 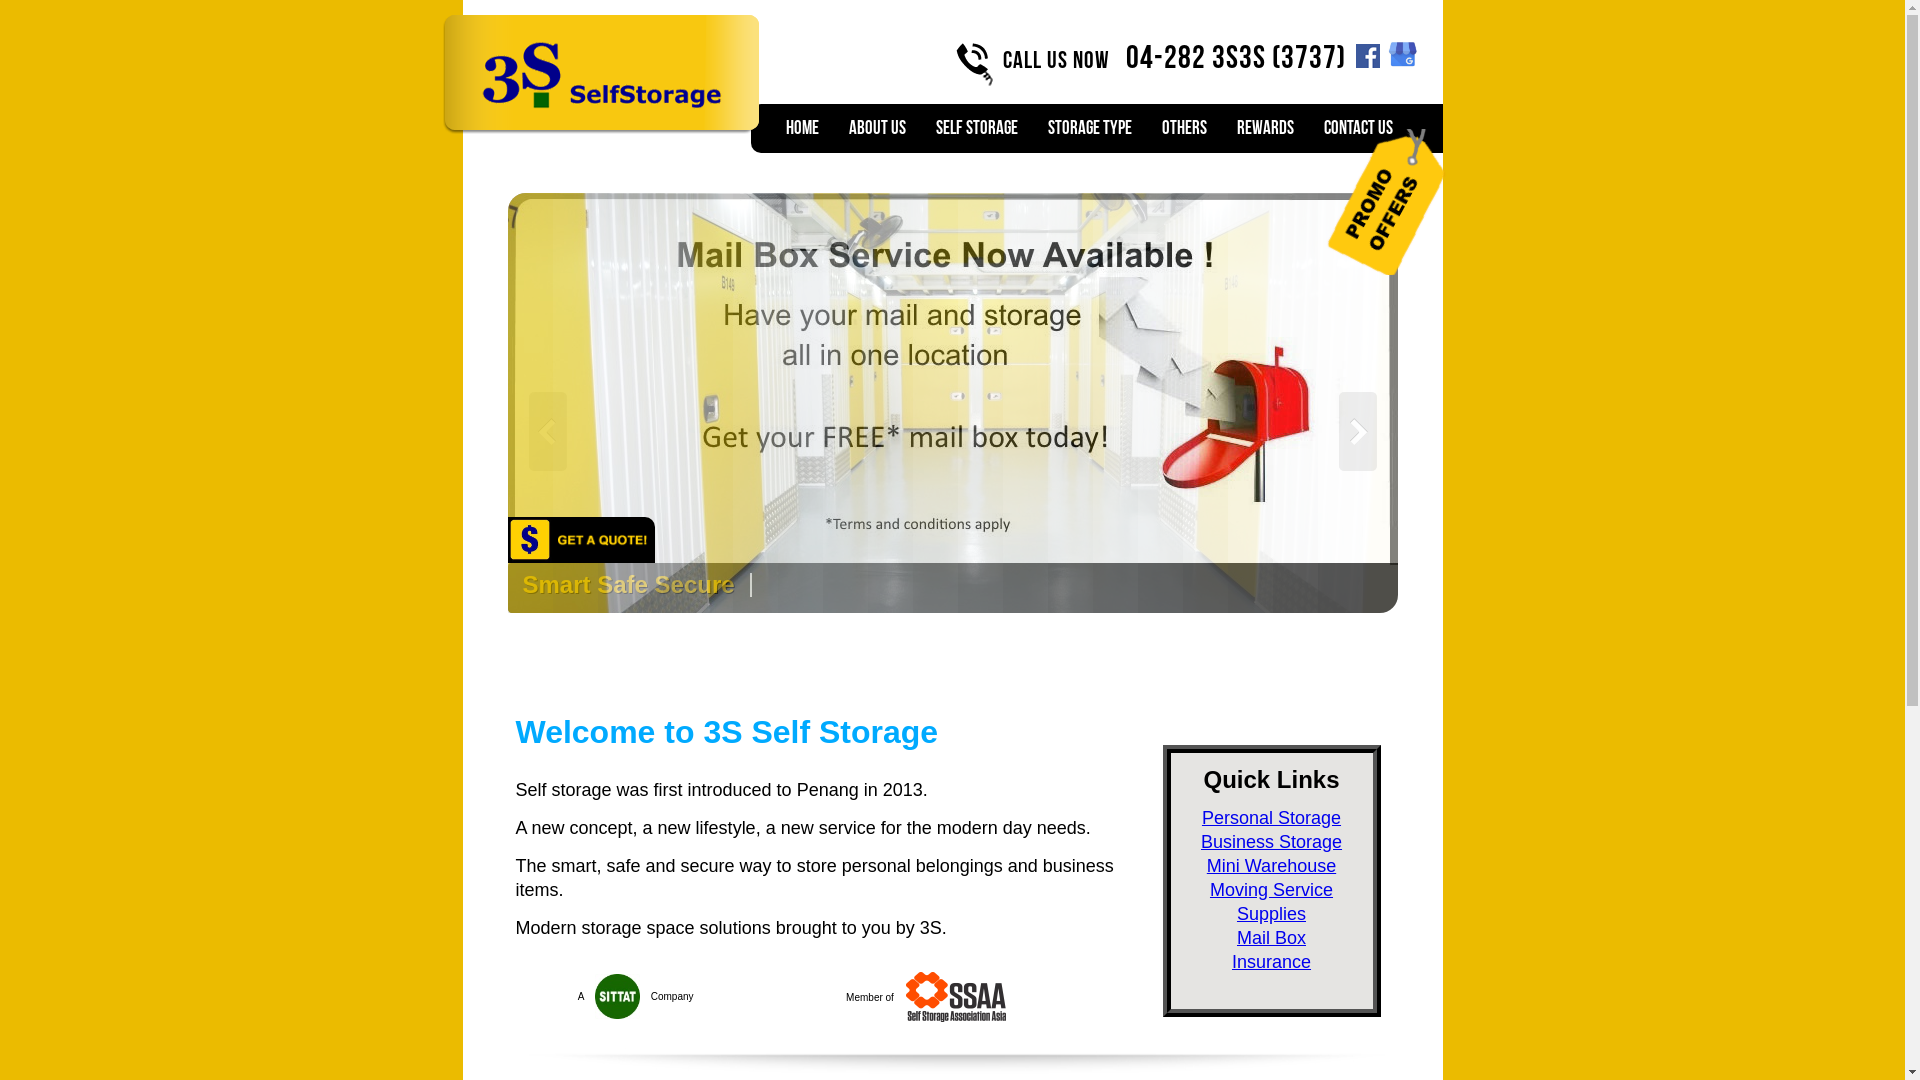 I want to click on 'Business Storage', so click(x=1270, y=841).